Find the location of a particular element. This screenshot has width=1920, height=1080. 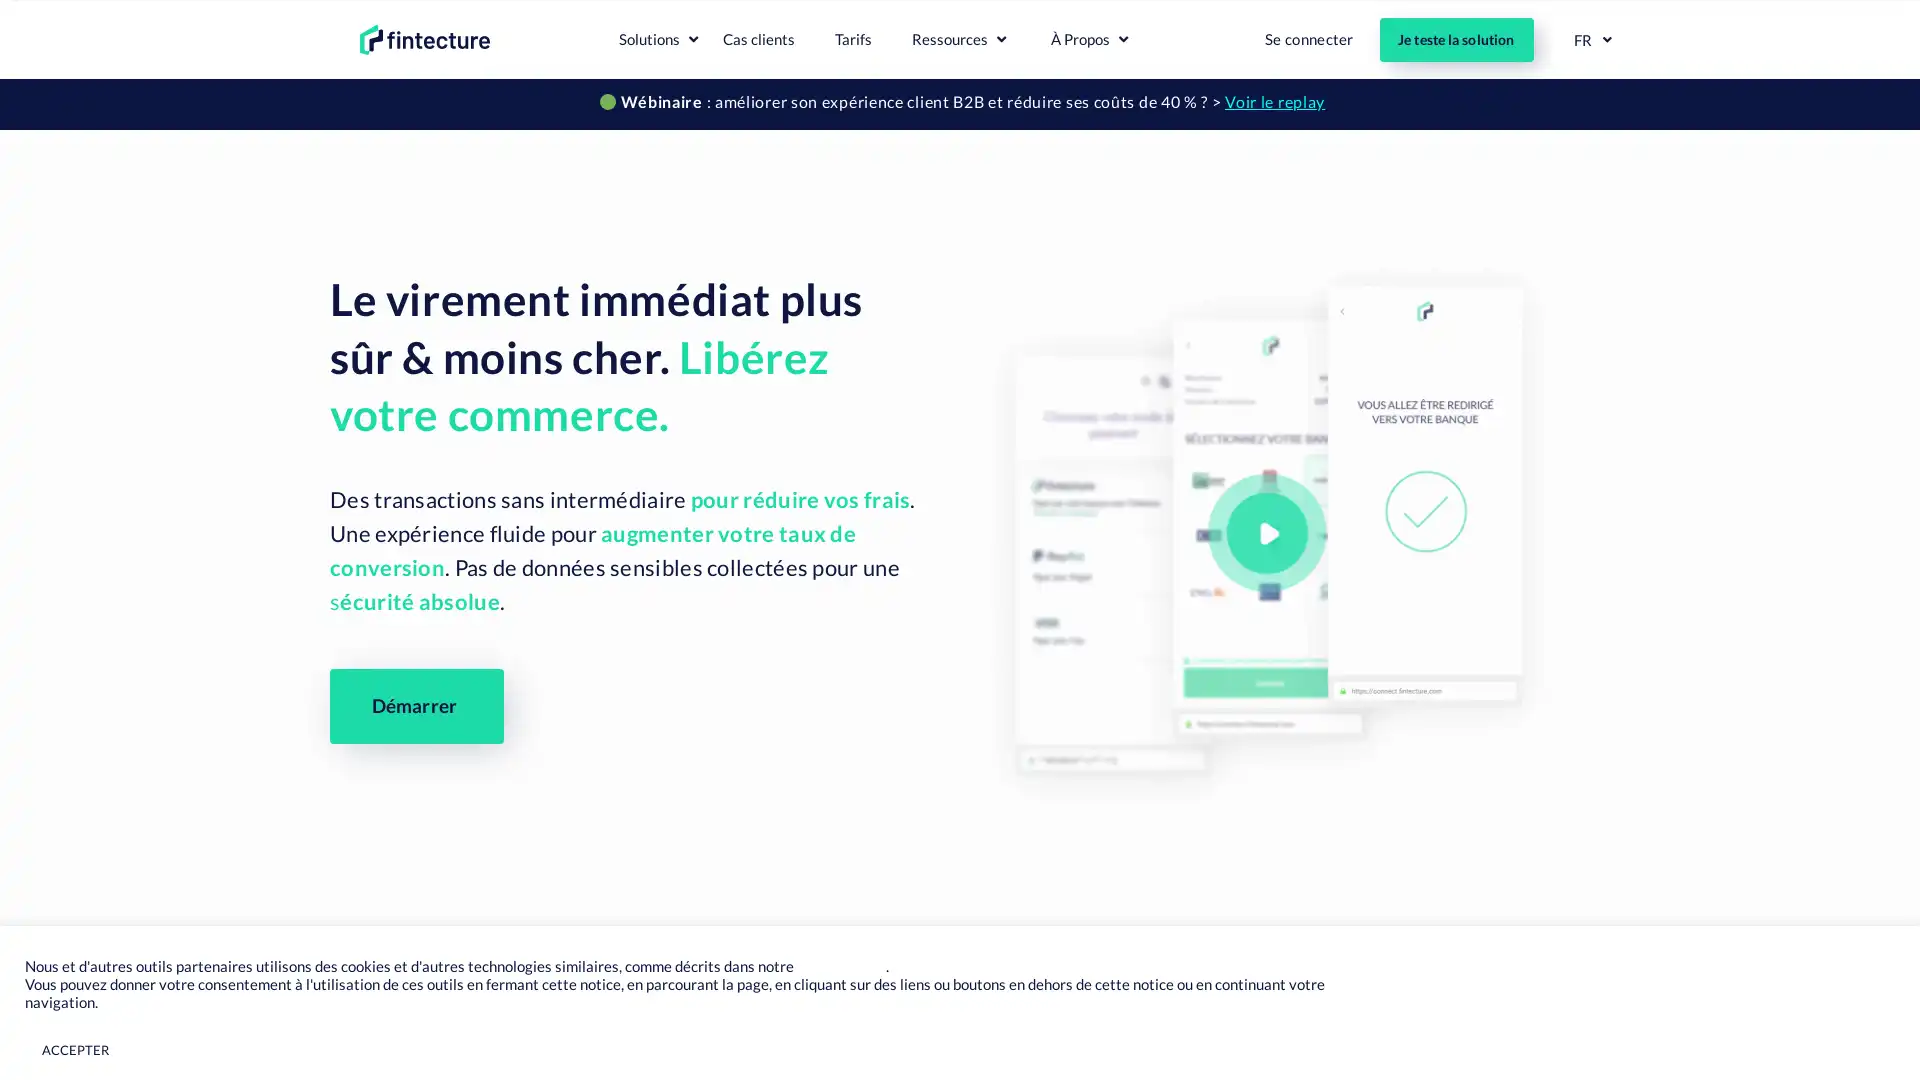

Je teste la solution is located at coordinates (1457, 39).